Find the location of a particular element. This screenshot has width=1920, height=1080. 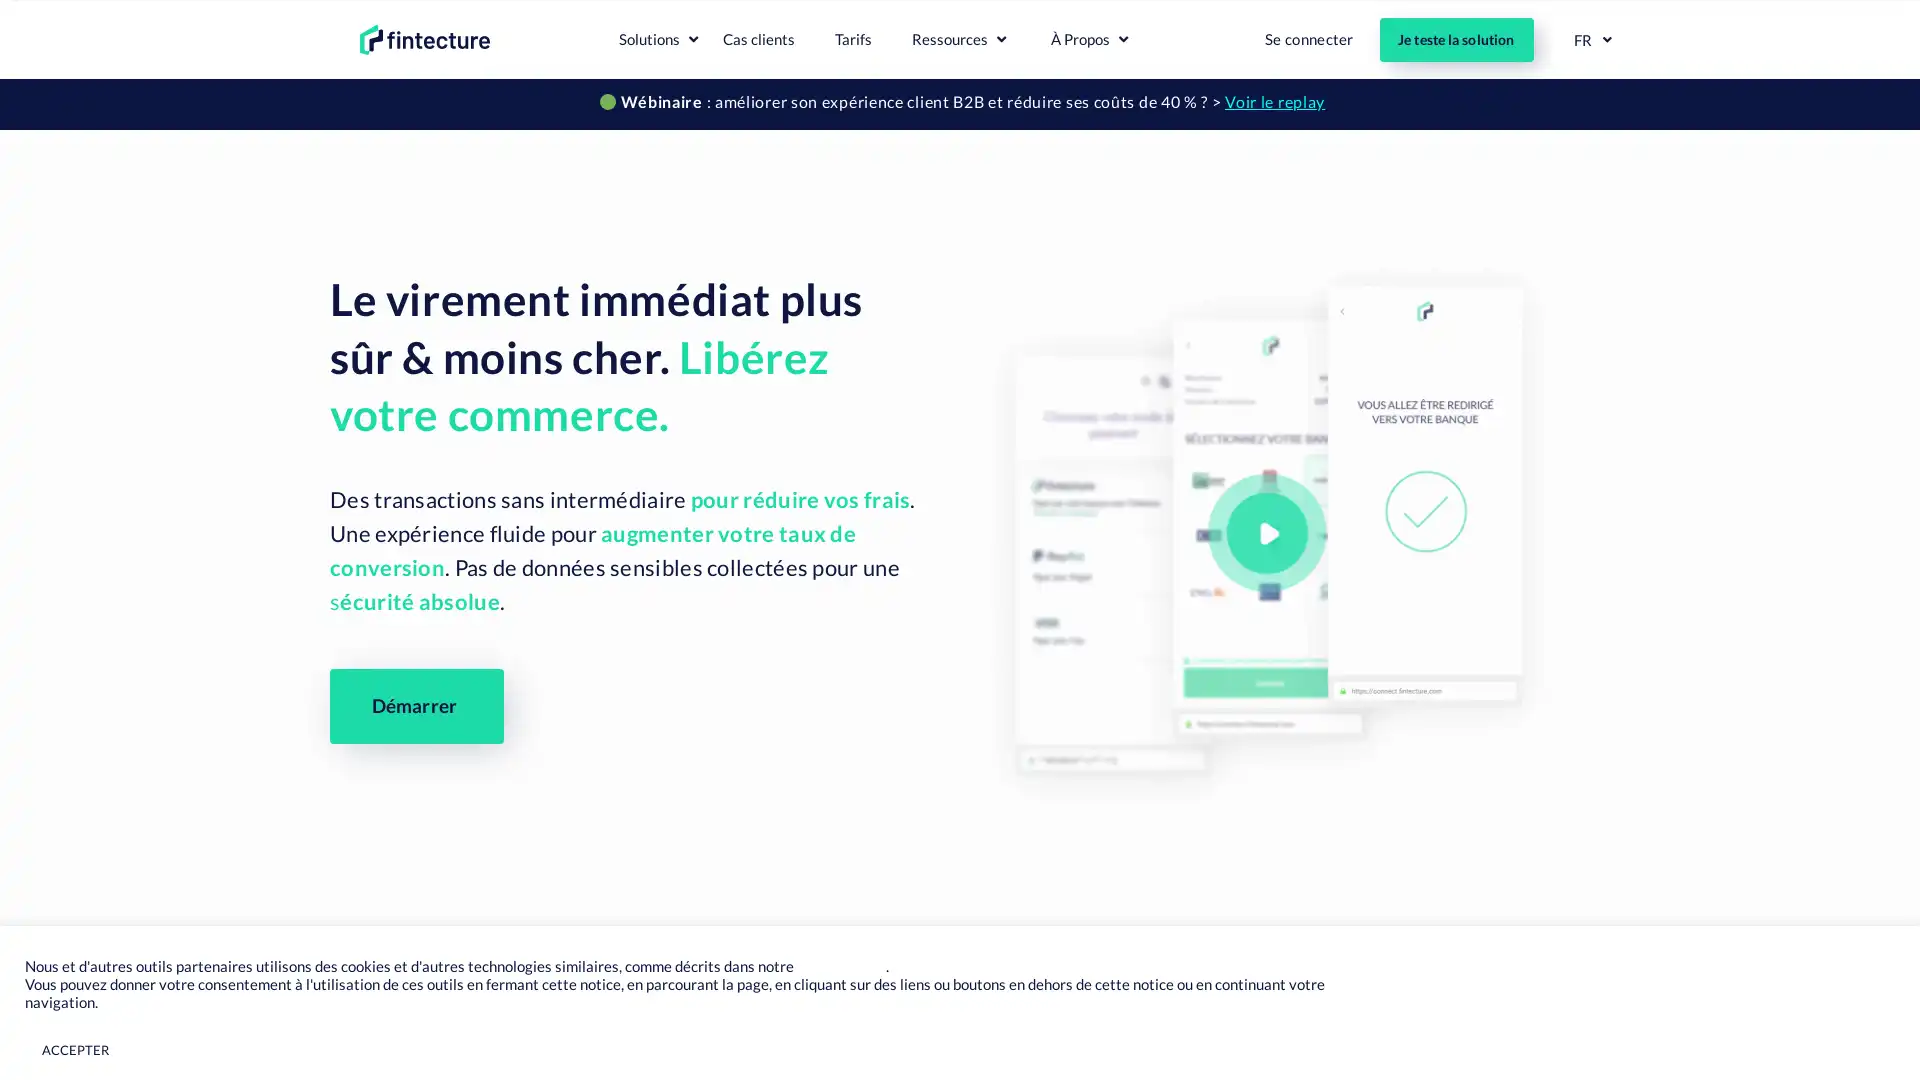

Je teste la solution is located at coordinates (1457, 39).